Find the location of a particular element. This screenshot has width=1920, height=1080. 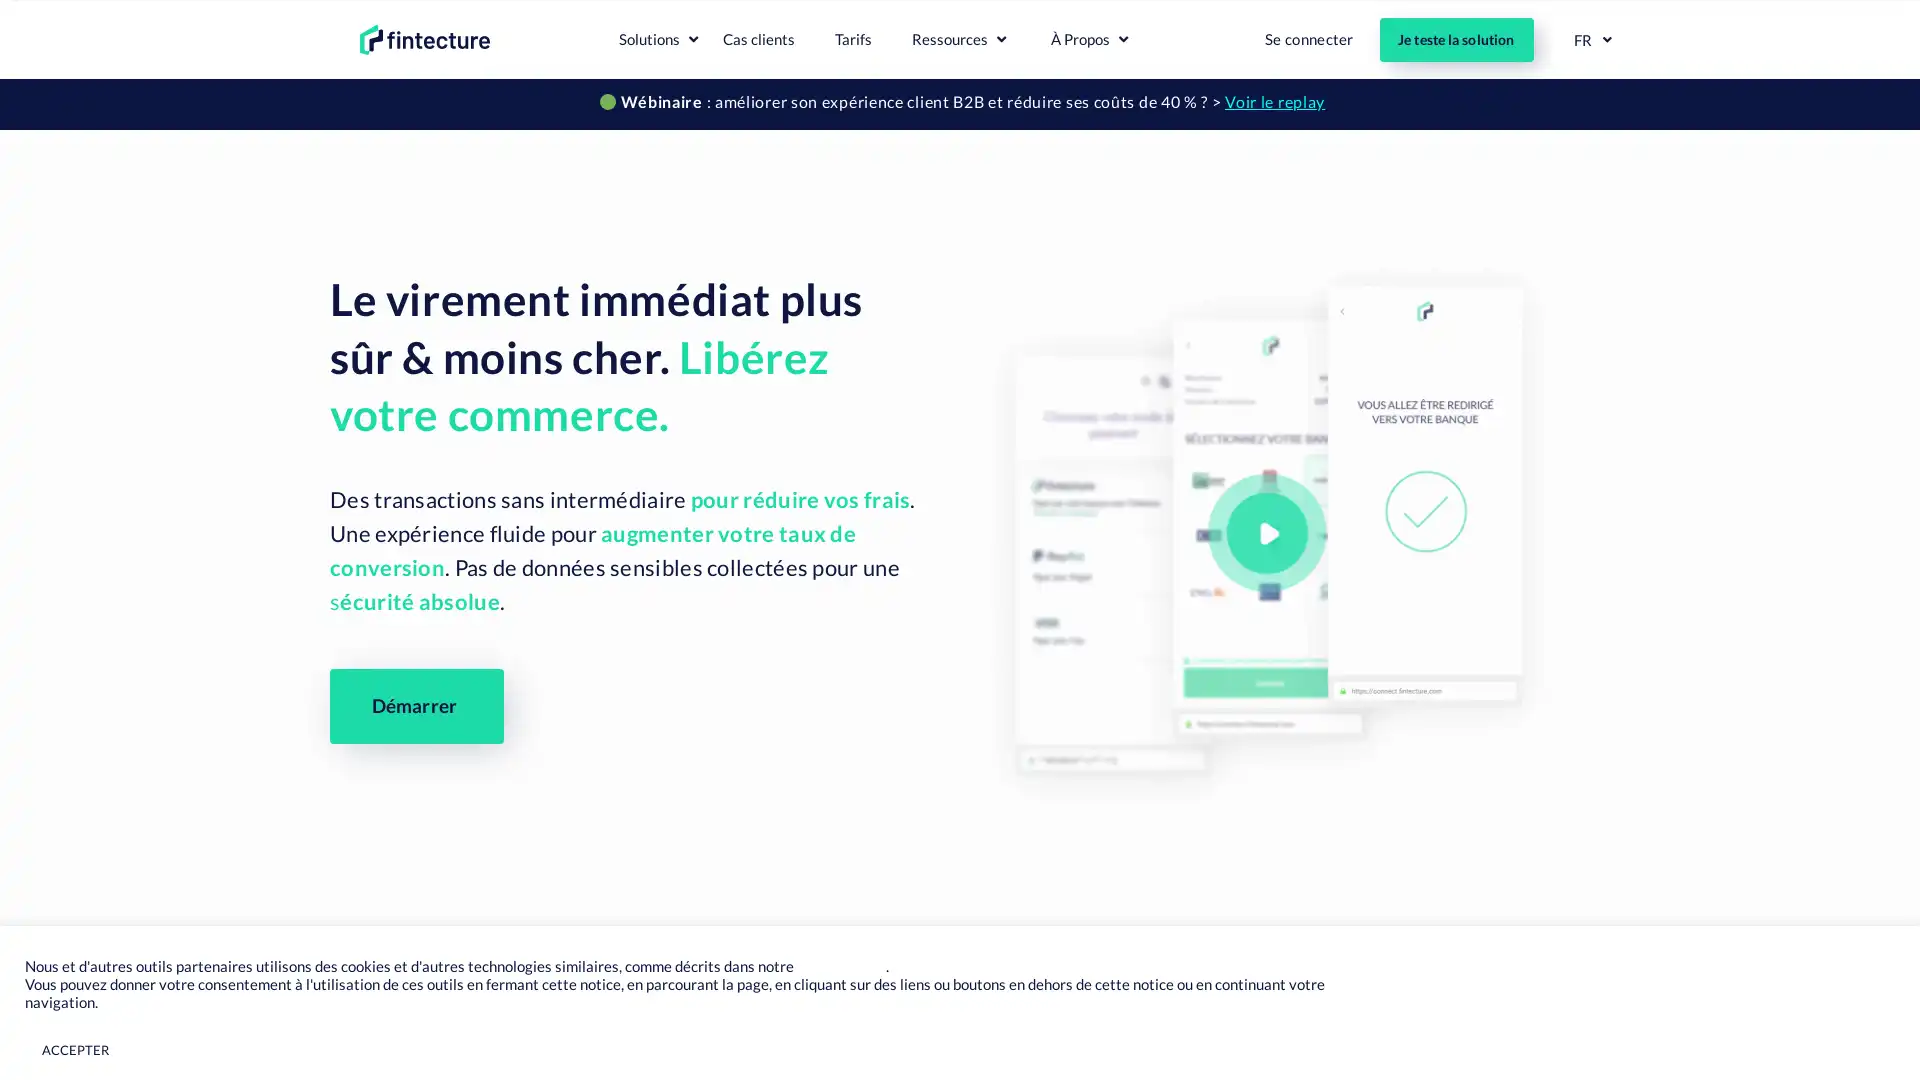

Je teste la solution is located at coordinates (1457, 39).